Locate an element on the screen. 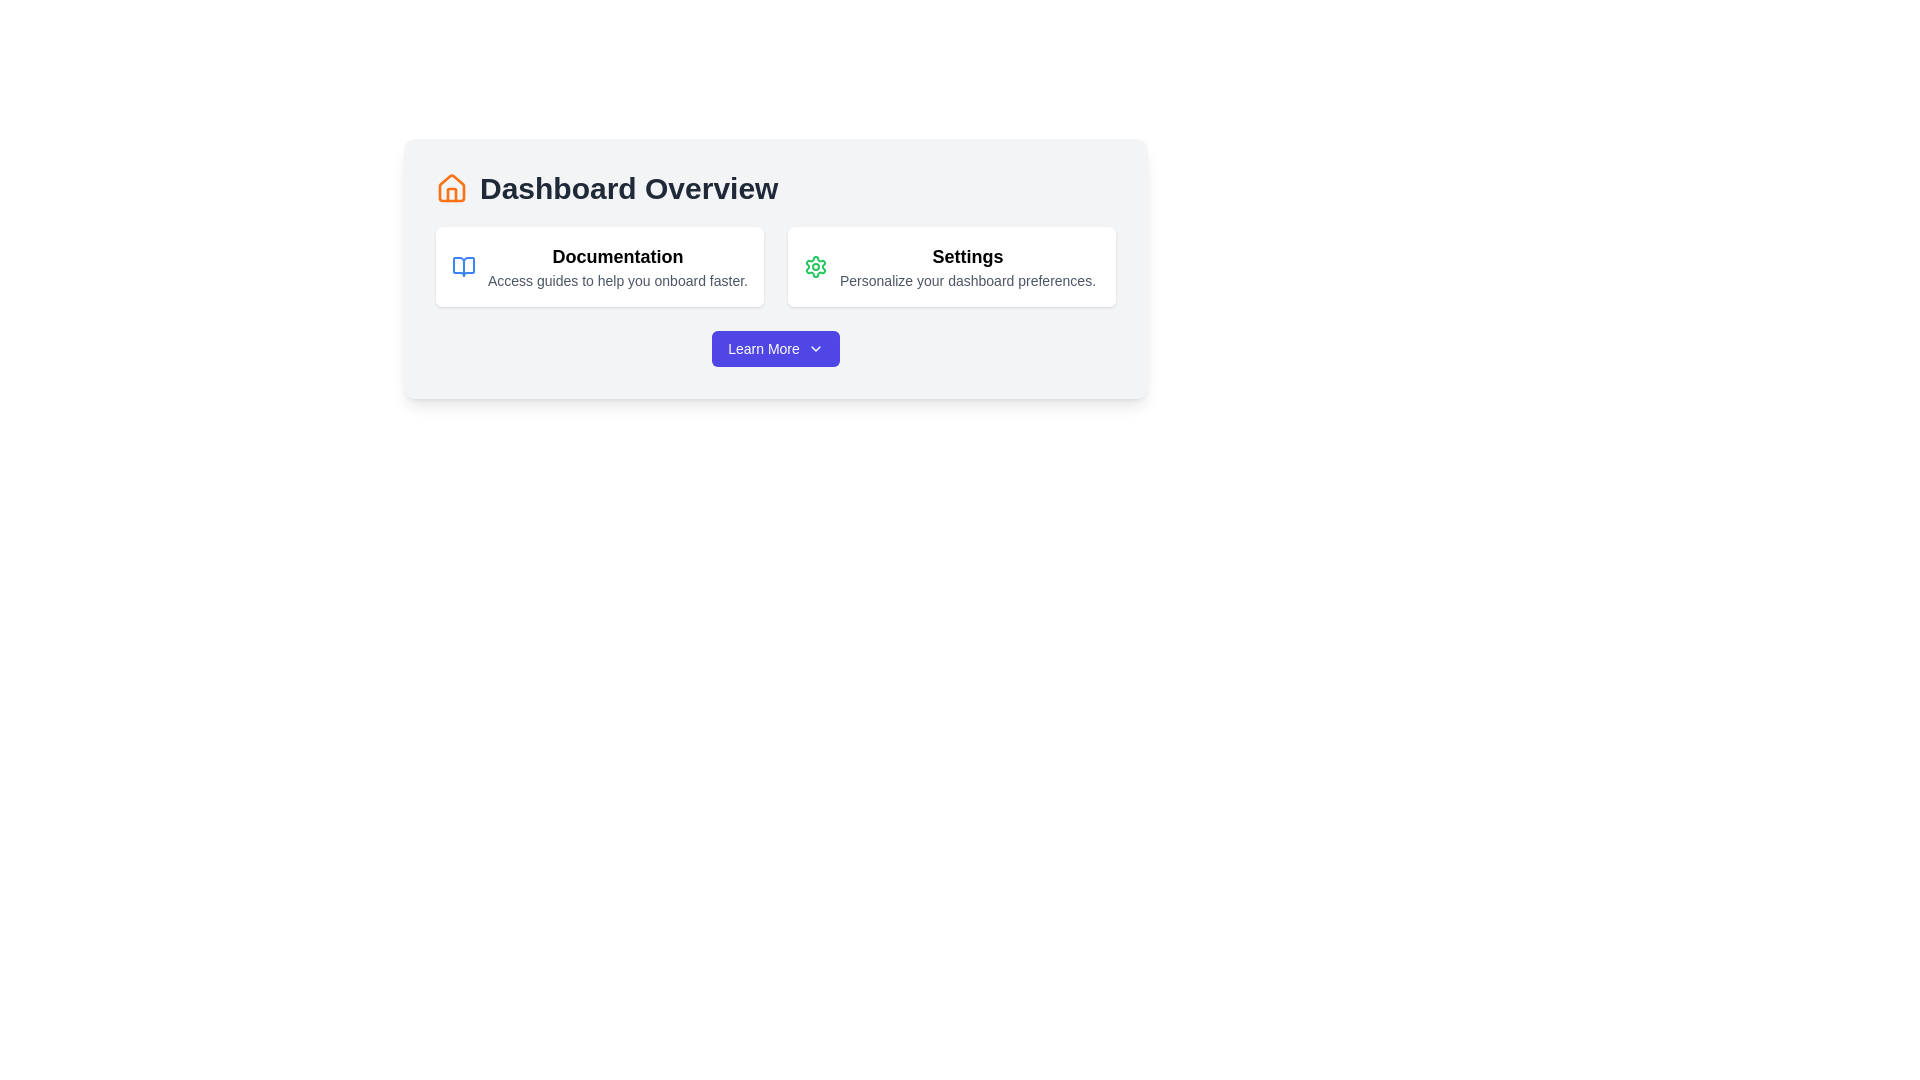 This screenshot has height=1080, width=1920. the icon located to the right of the 'Learn More' text within the button to observe any interactive effects is located at coordinates (815, 347).